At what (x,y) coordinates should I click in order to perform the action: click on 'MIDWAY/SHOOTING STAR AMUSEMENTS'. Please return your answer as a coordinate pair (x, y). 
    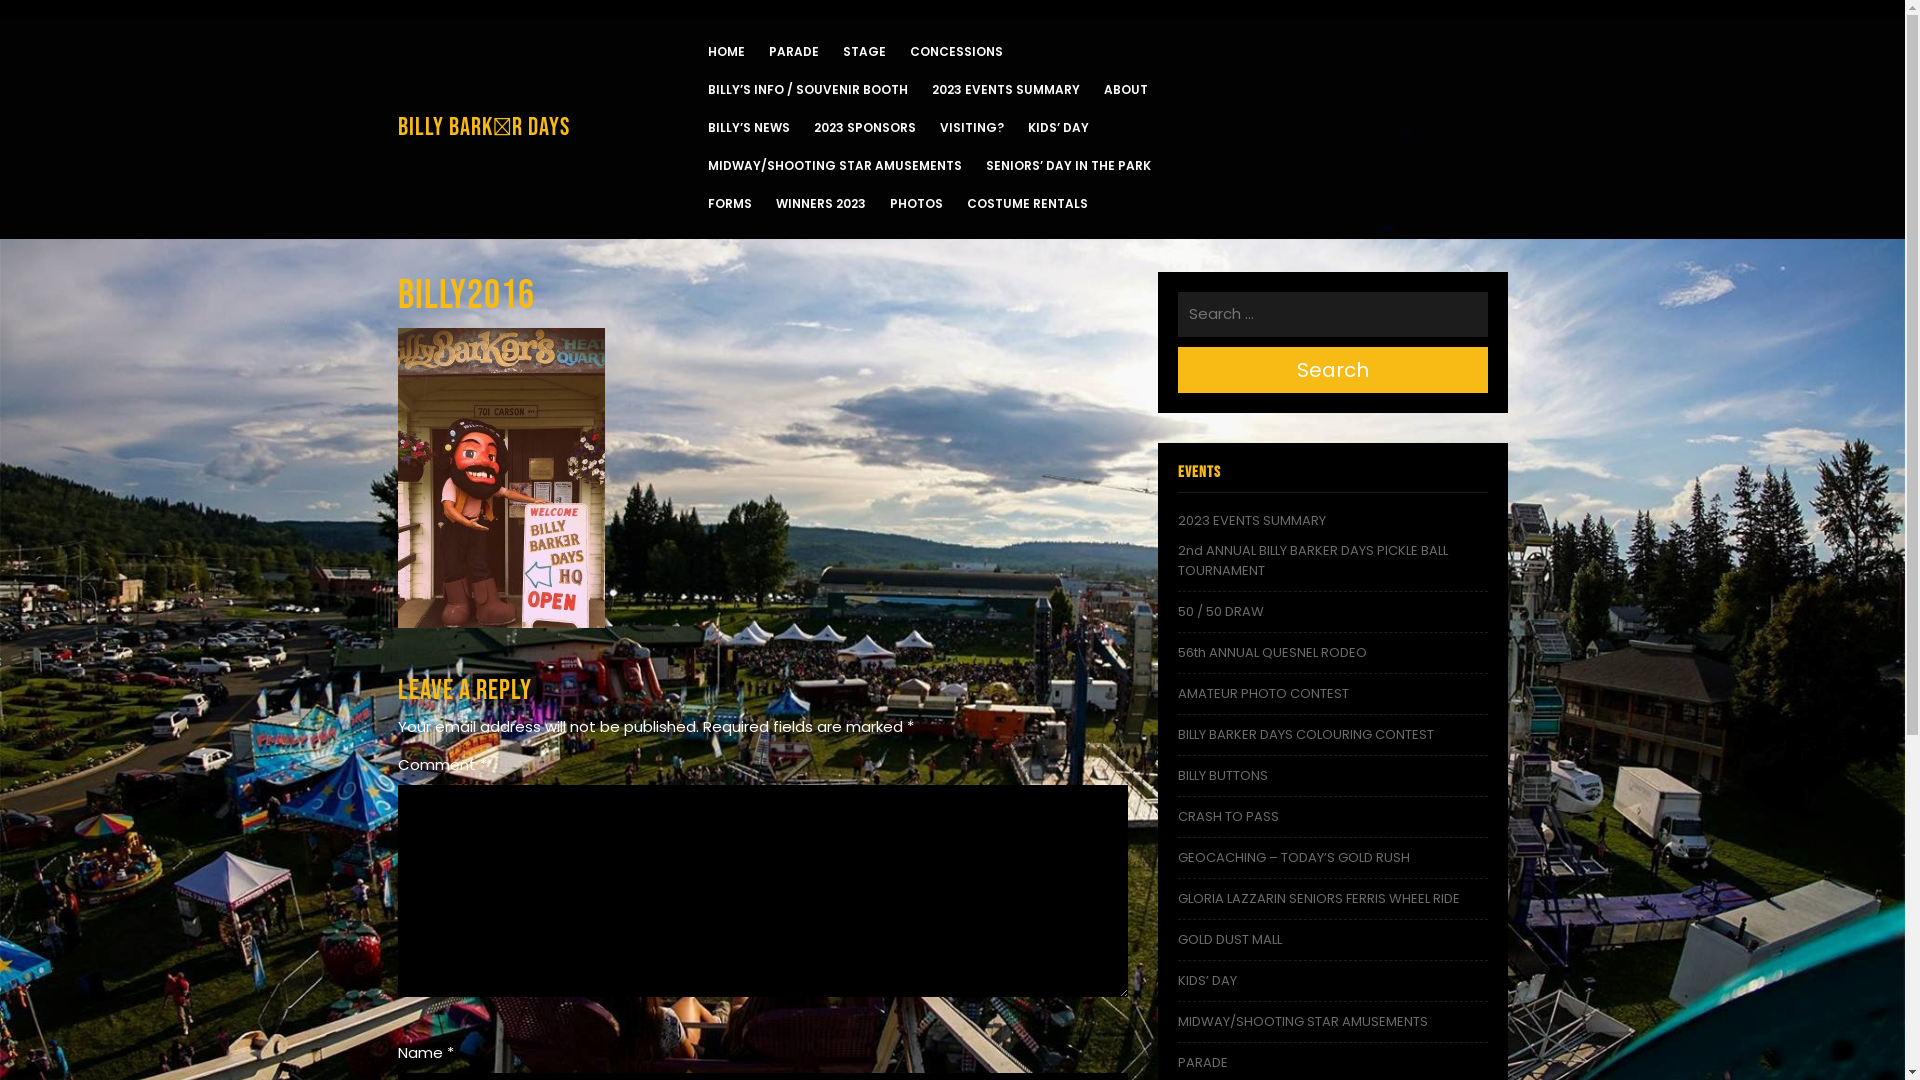
    Looking at the image, I should click on (1302, 1021).